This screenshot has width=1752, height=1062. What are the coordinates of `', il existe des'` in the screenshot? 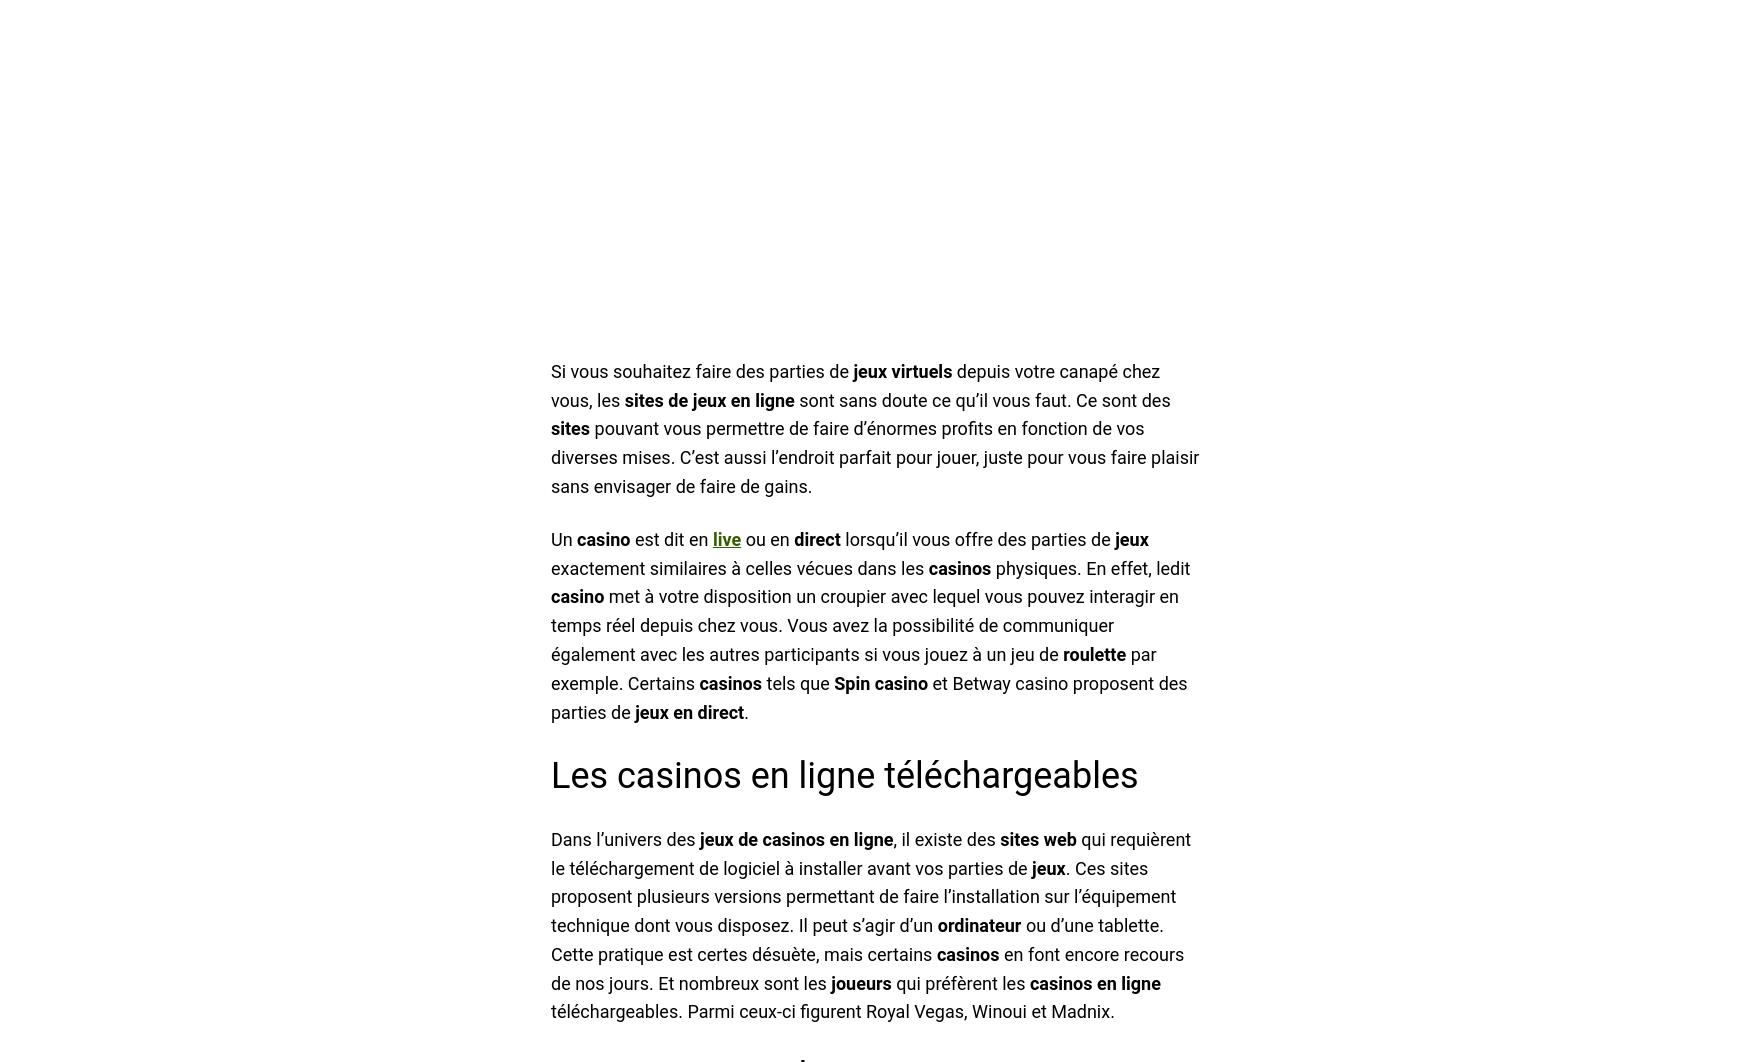 It's located at (946, 837).